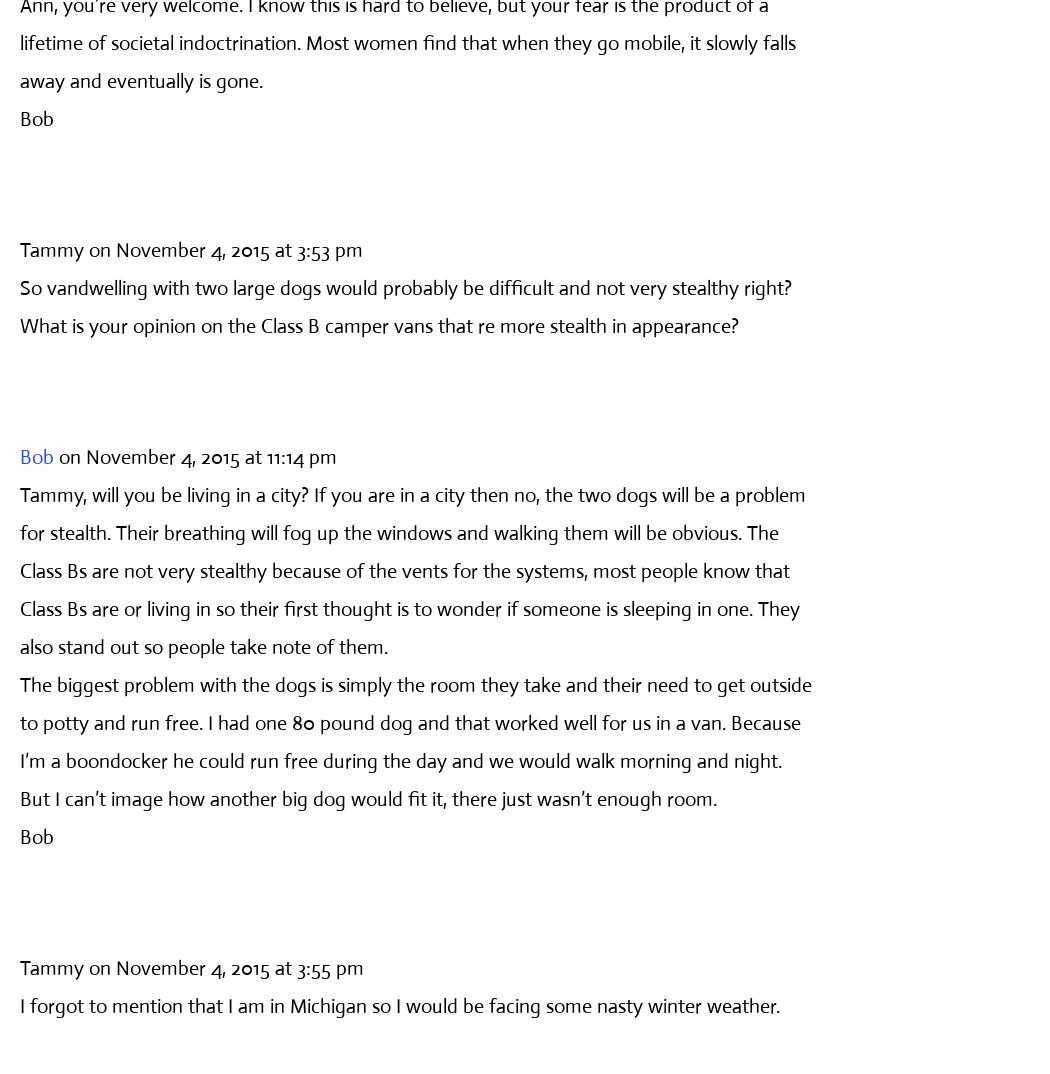  What do you see at coordinates (367, 797) in the screenshot?
I see `'But I can’t image how another big dog would fit it, there just wasn’t enough room.'` at bounding box center [367, 797].